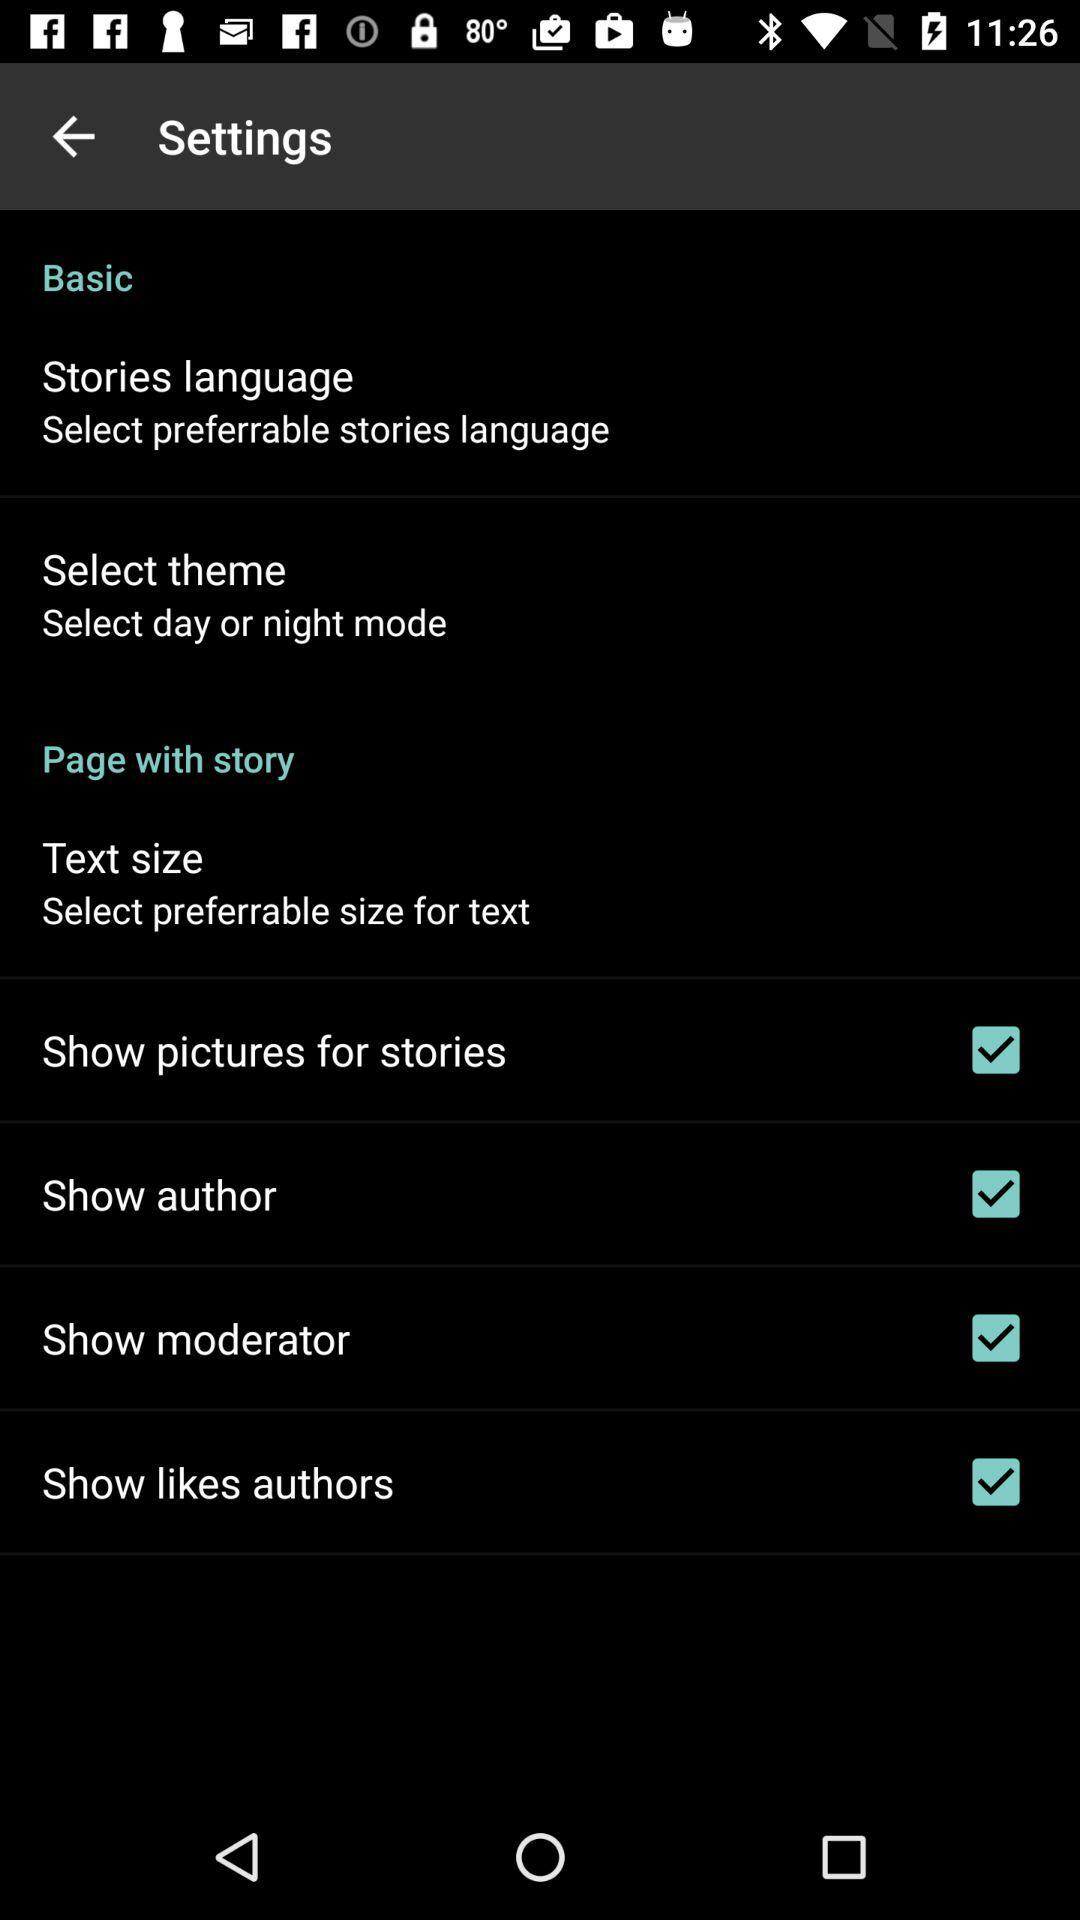  Describe the element at coordinates (72, 135) in the screenshot. I see `item to the left of the settings item` at that location.